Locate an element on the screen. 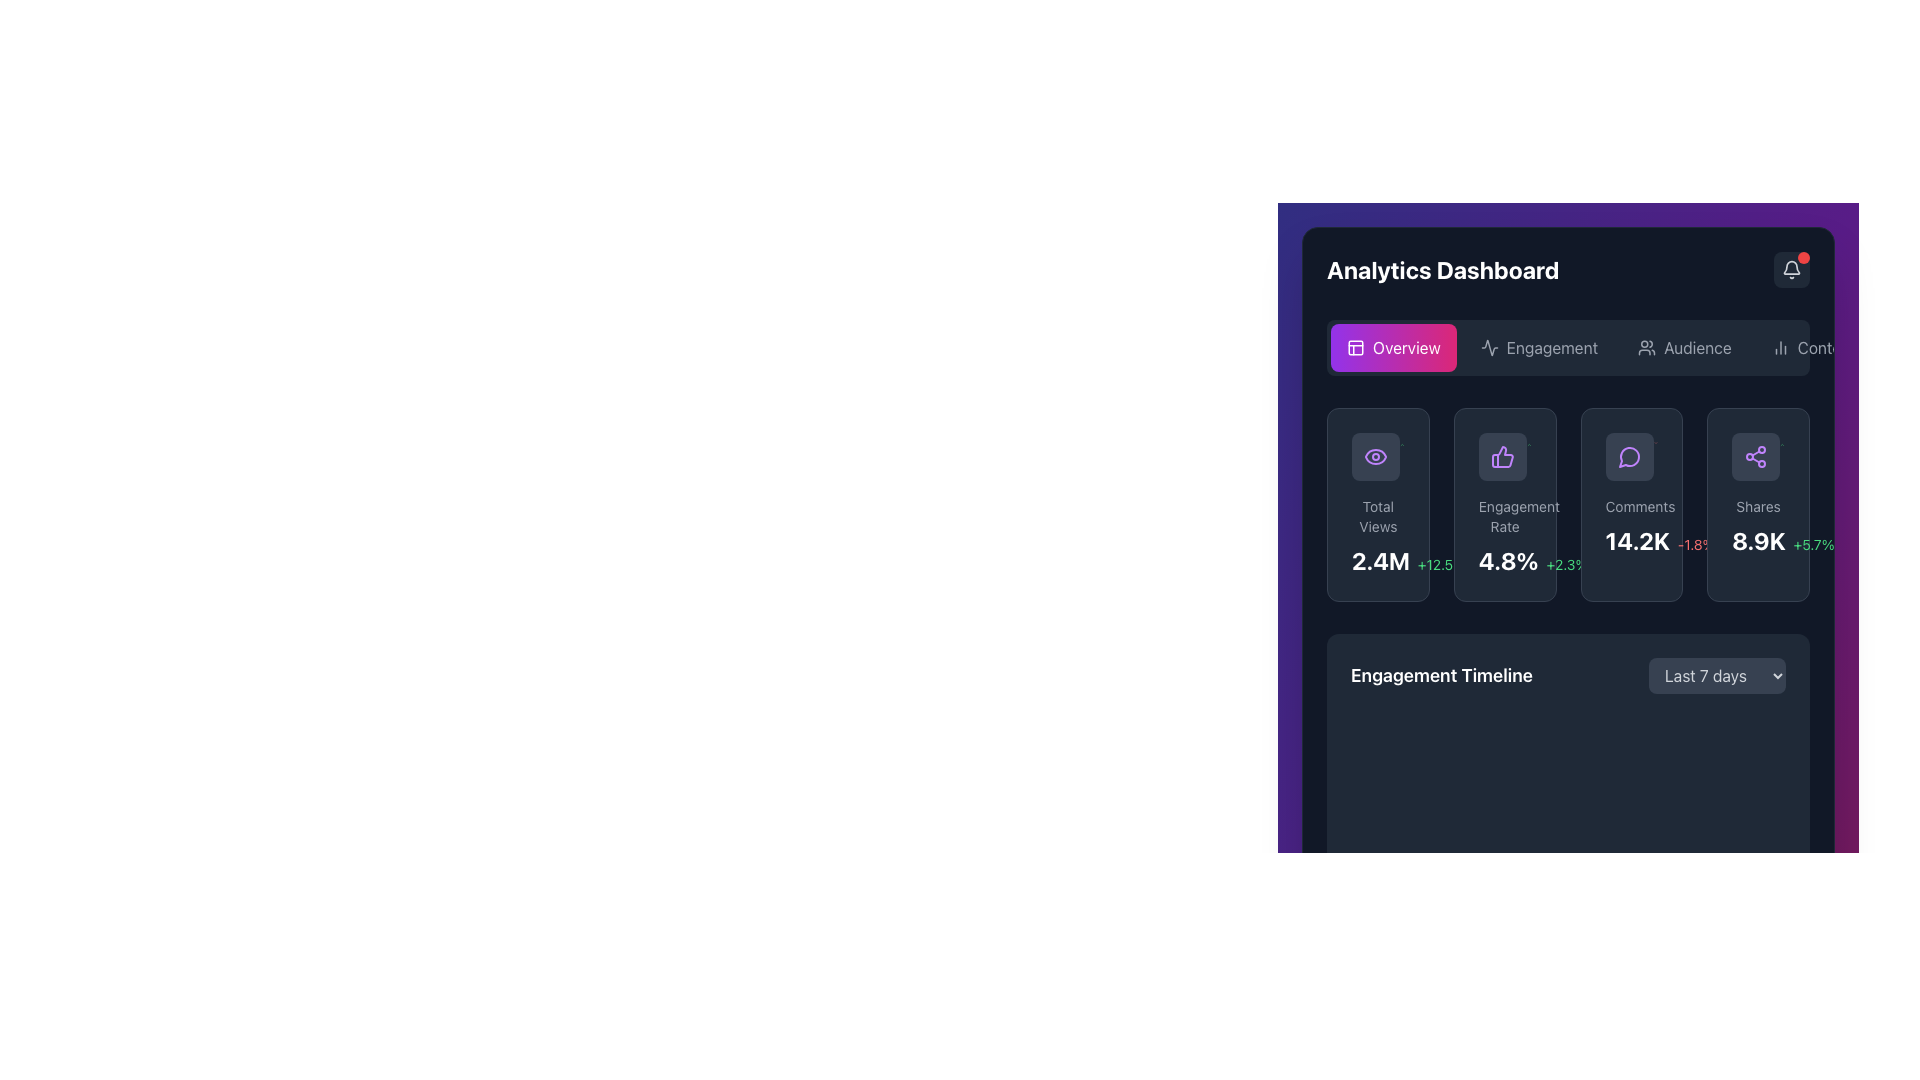 Image resolution: width=1920 pixels, height=1080 pixels. the text label that describes the engagement rate metric, located in the statistics box on the dashboard, positioned beneath the thumbs-up icon and above the '4.8%' and '+2.3%' statistics is located at coordinates (1505, 515).